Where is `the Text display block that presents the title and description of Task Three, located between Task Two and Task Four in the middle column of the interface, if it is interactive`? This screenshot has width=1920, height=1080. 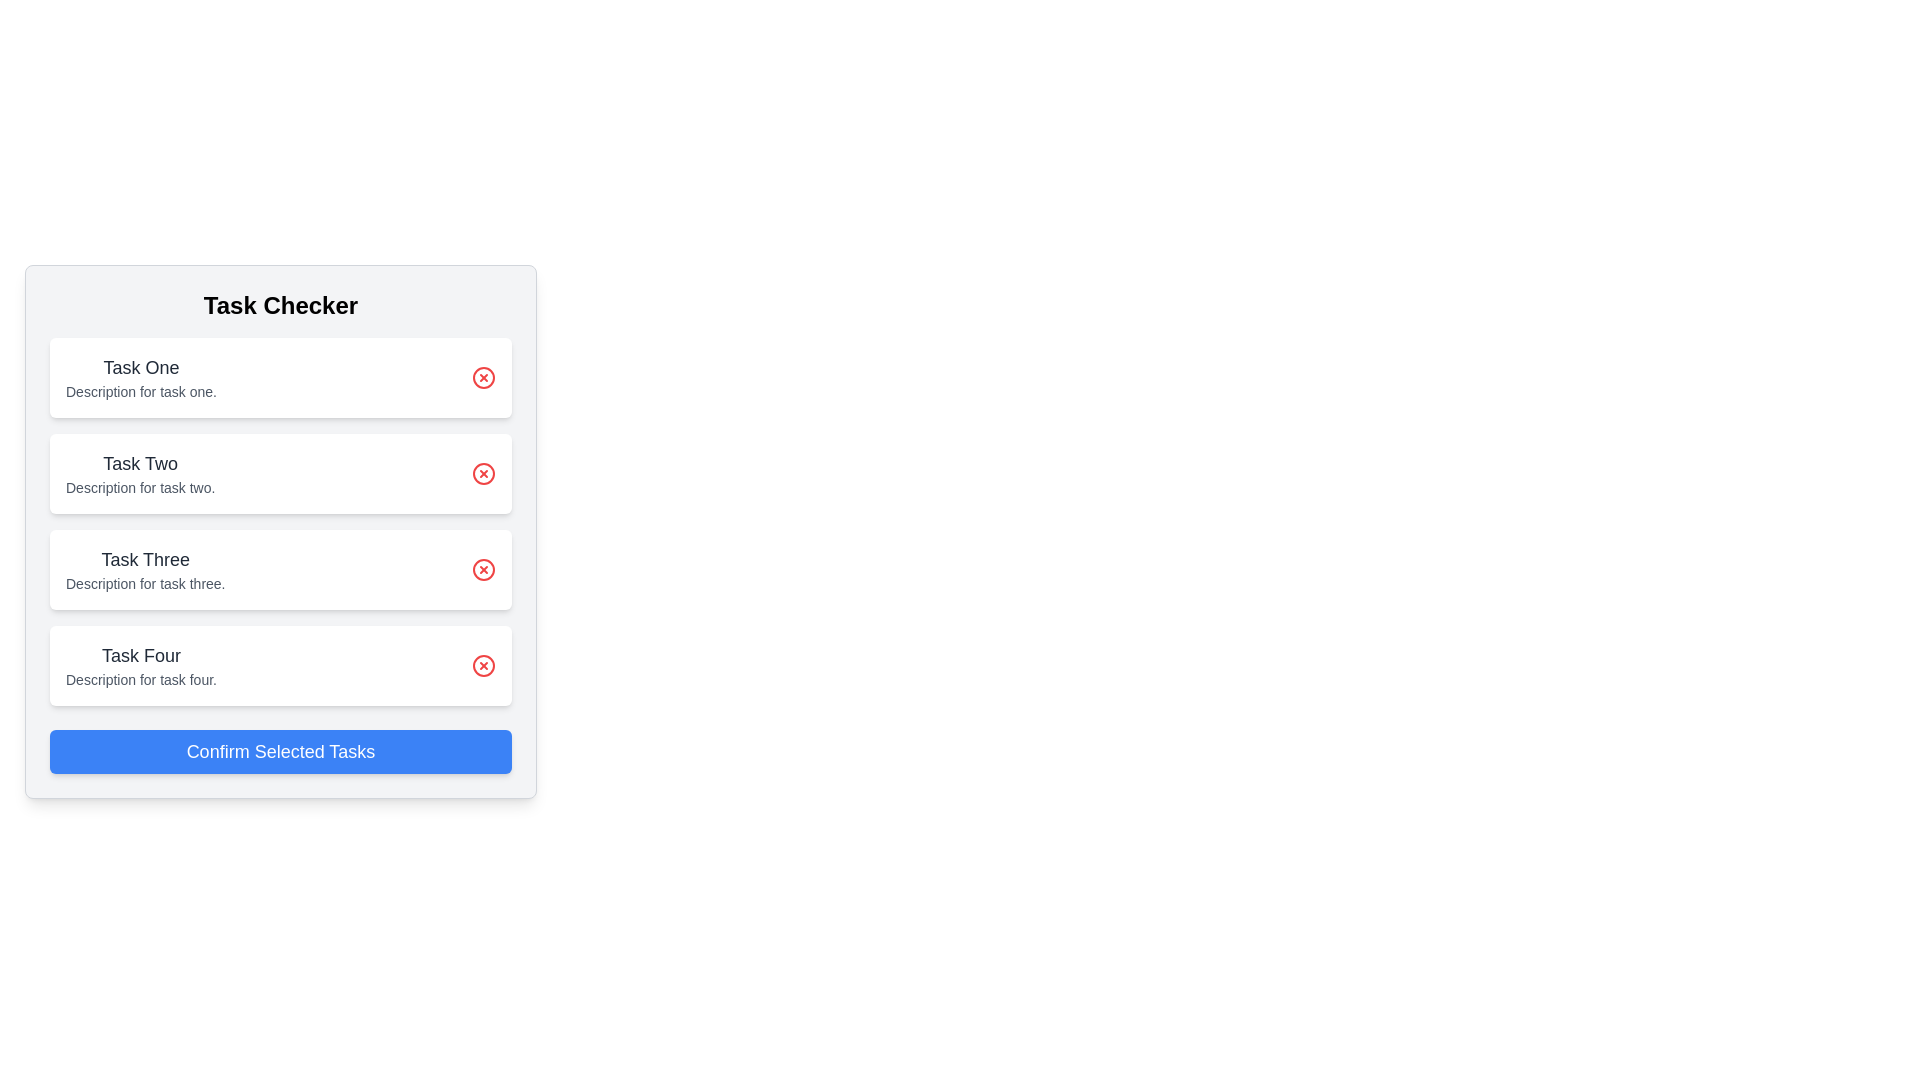 the Text display block that presents the title and description of Task Three, located between Task Two and Task Four in the middle column of the interface, if it is interactive is located at coordinates (144, 570).